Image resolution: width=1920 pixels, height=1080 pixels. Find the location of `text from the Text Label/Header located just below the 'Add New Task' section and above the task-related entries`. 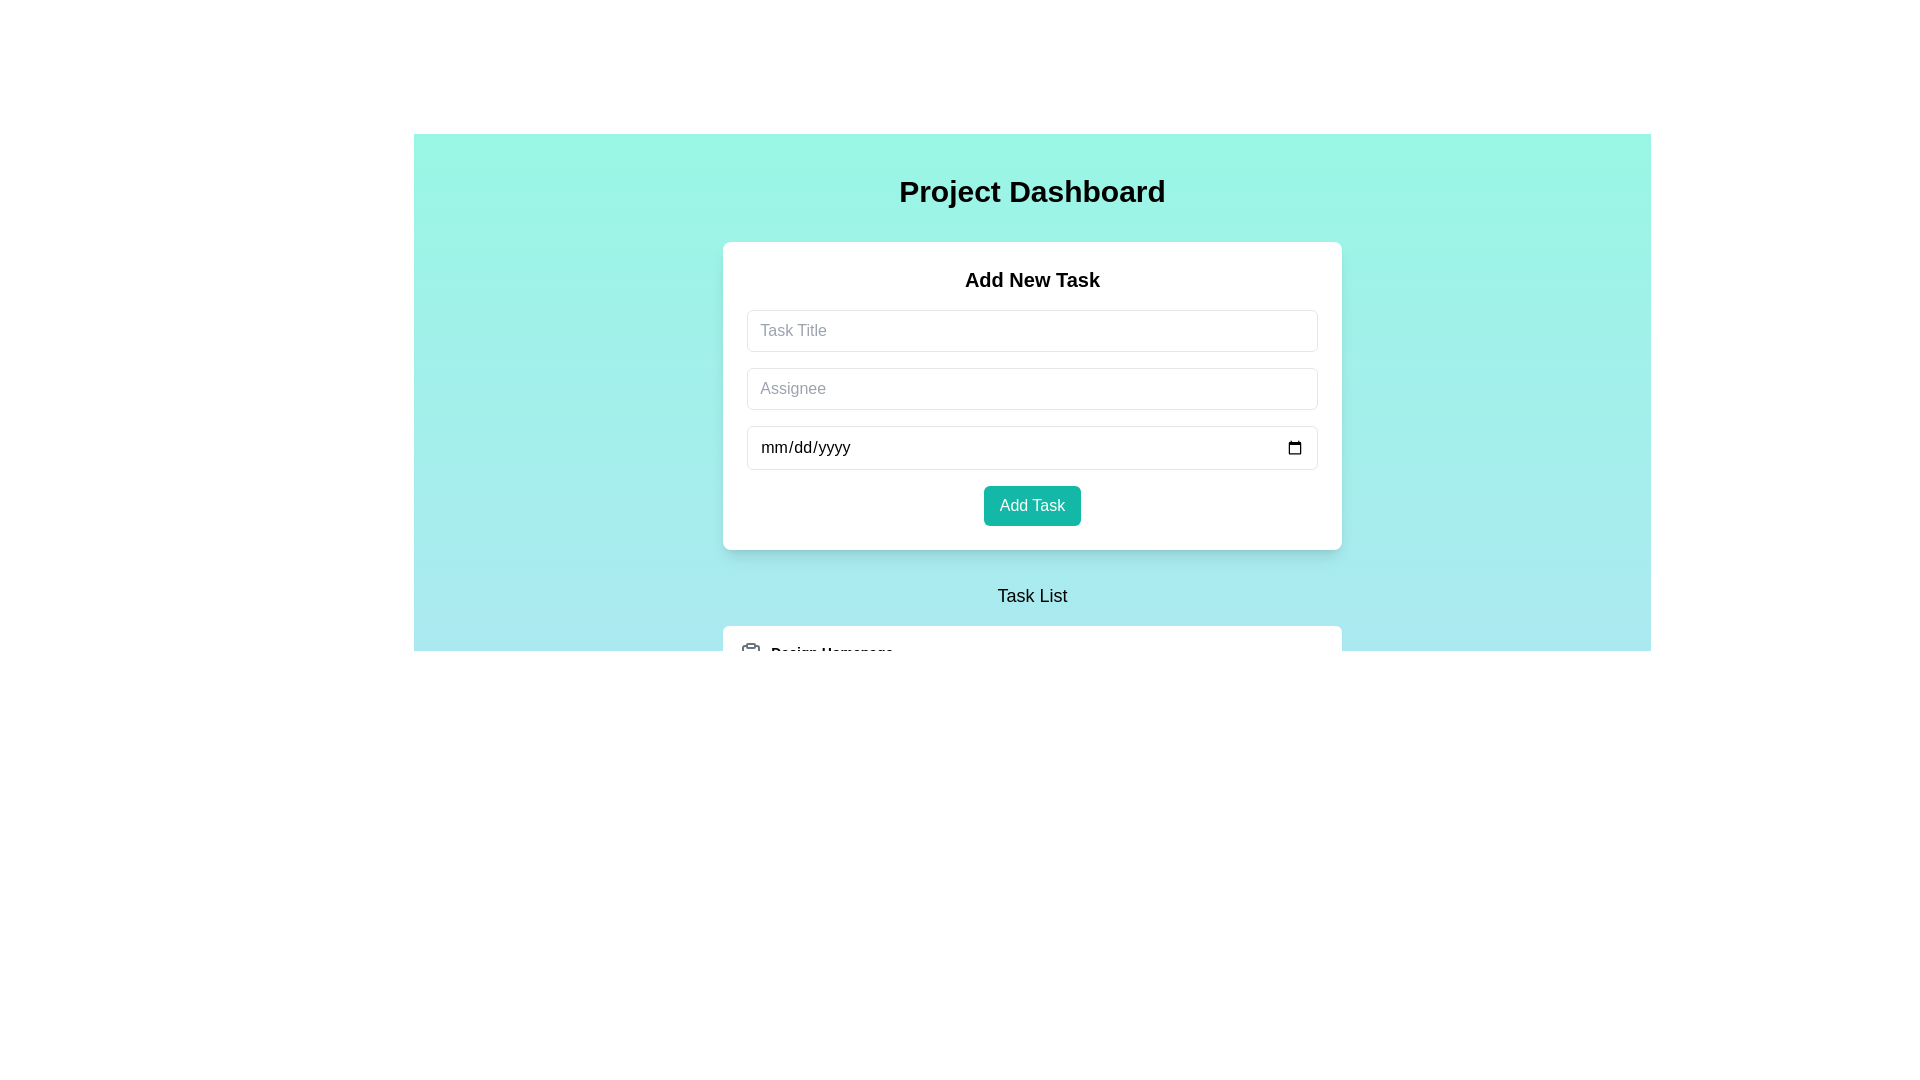

text from the Text Label/Header located just below the 'Add New Task' section and above the task-related entries is located at coordinates (1032, 595).